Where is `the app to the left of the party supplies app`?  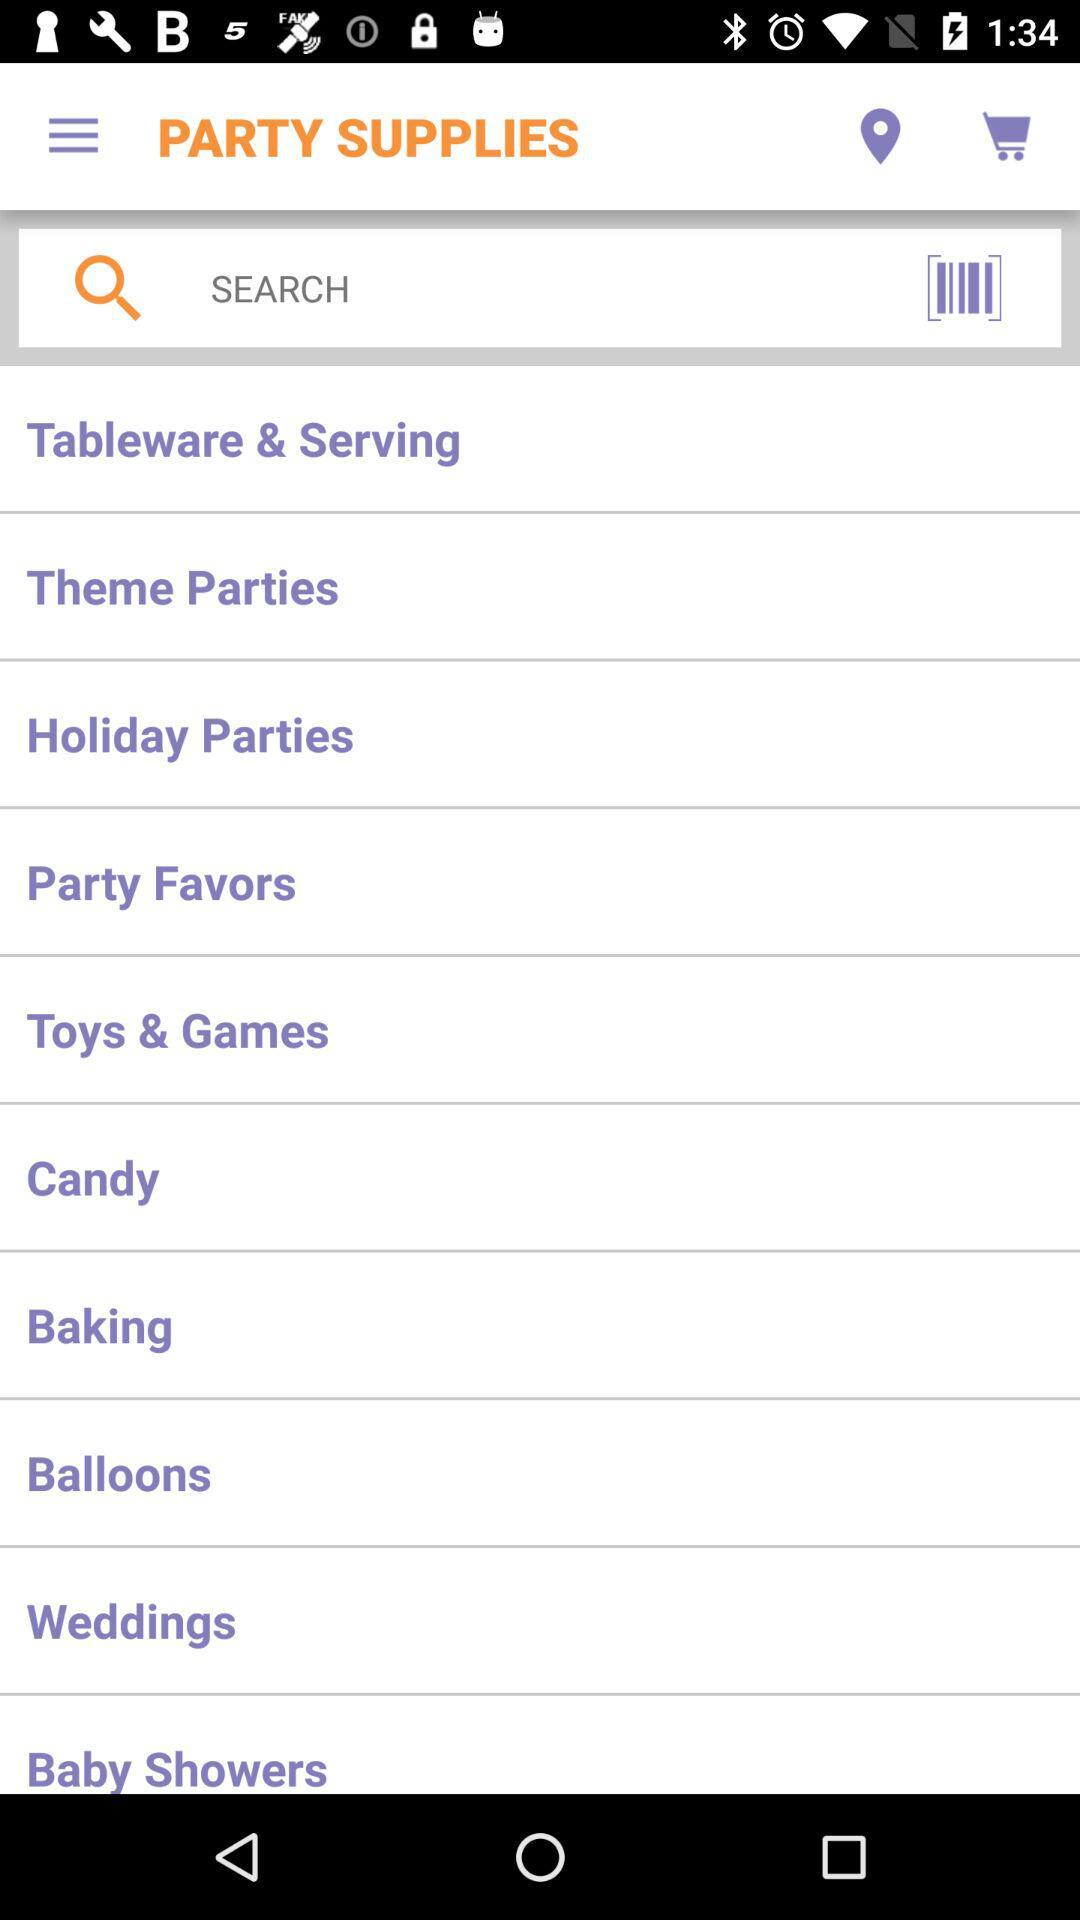
the app to the left of the party supplies app is located at coordinates (72, 135).